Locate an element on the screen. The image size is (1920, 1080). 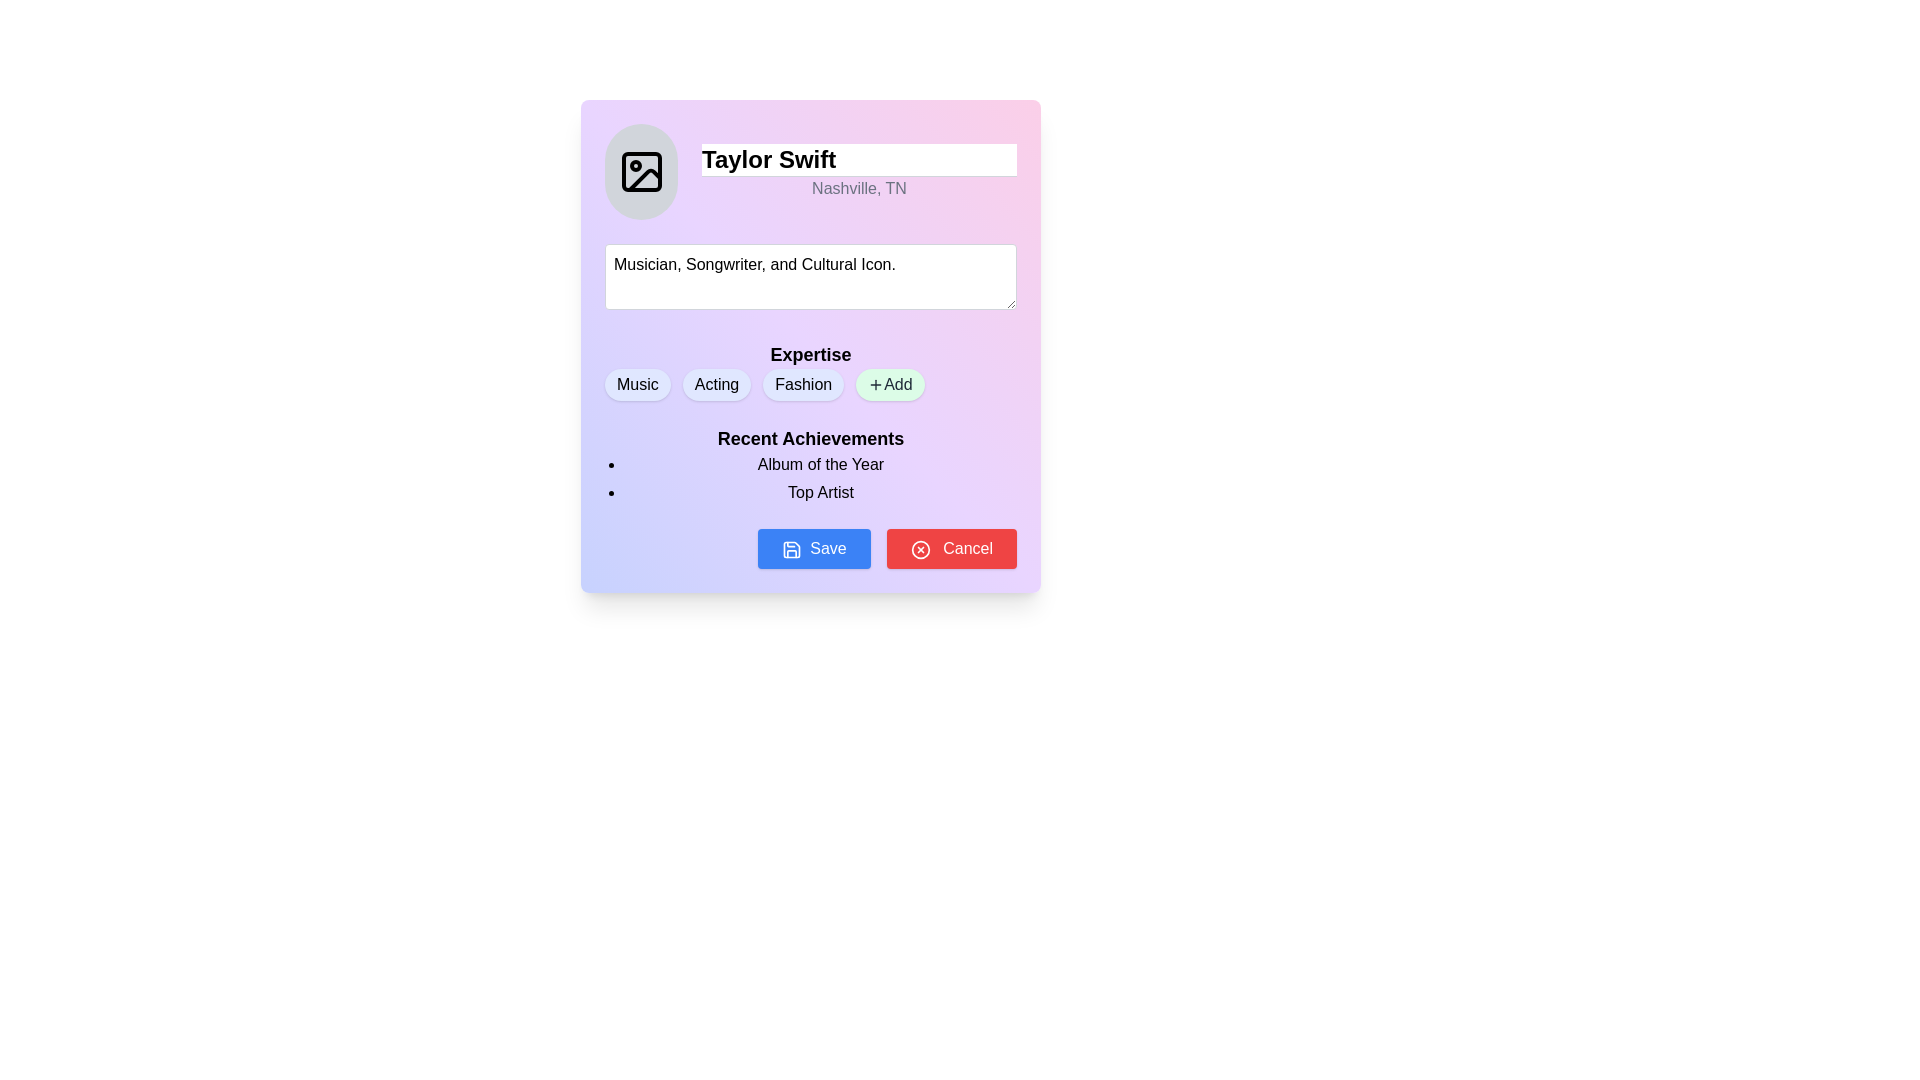
the SVG circle graphic located near the top-right corner of the interface, which is part of the 'Cancel' button design is located at coordinates (919, 549).